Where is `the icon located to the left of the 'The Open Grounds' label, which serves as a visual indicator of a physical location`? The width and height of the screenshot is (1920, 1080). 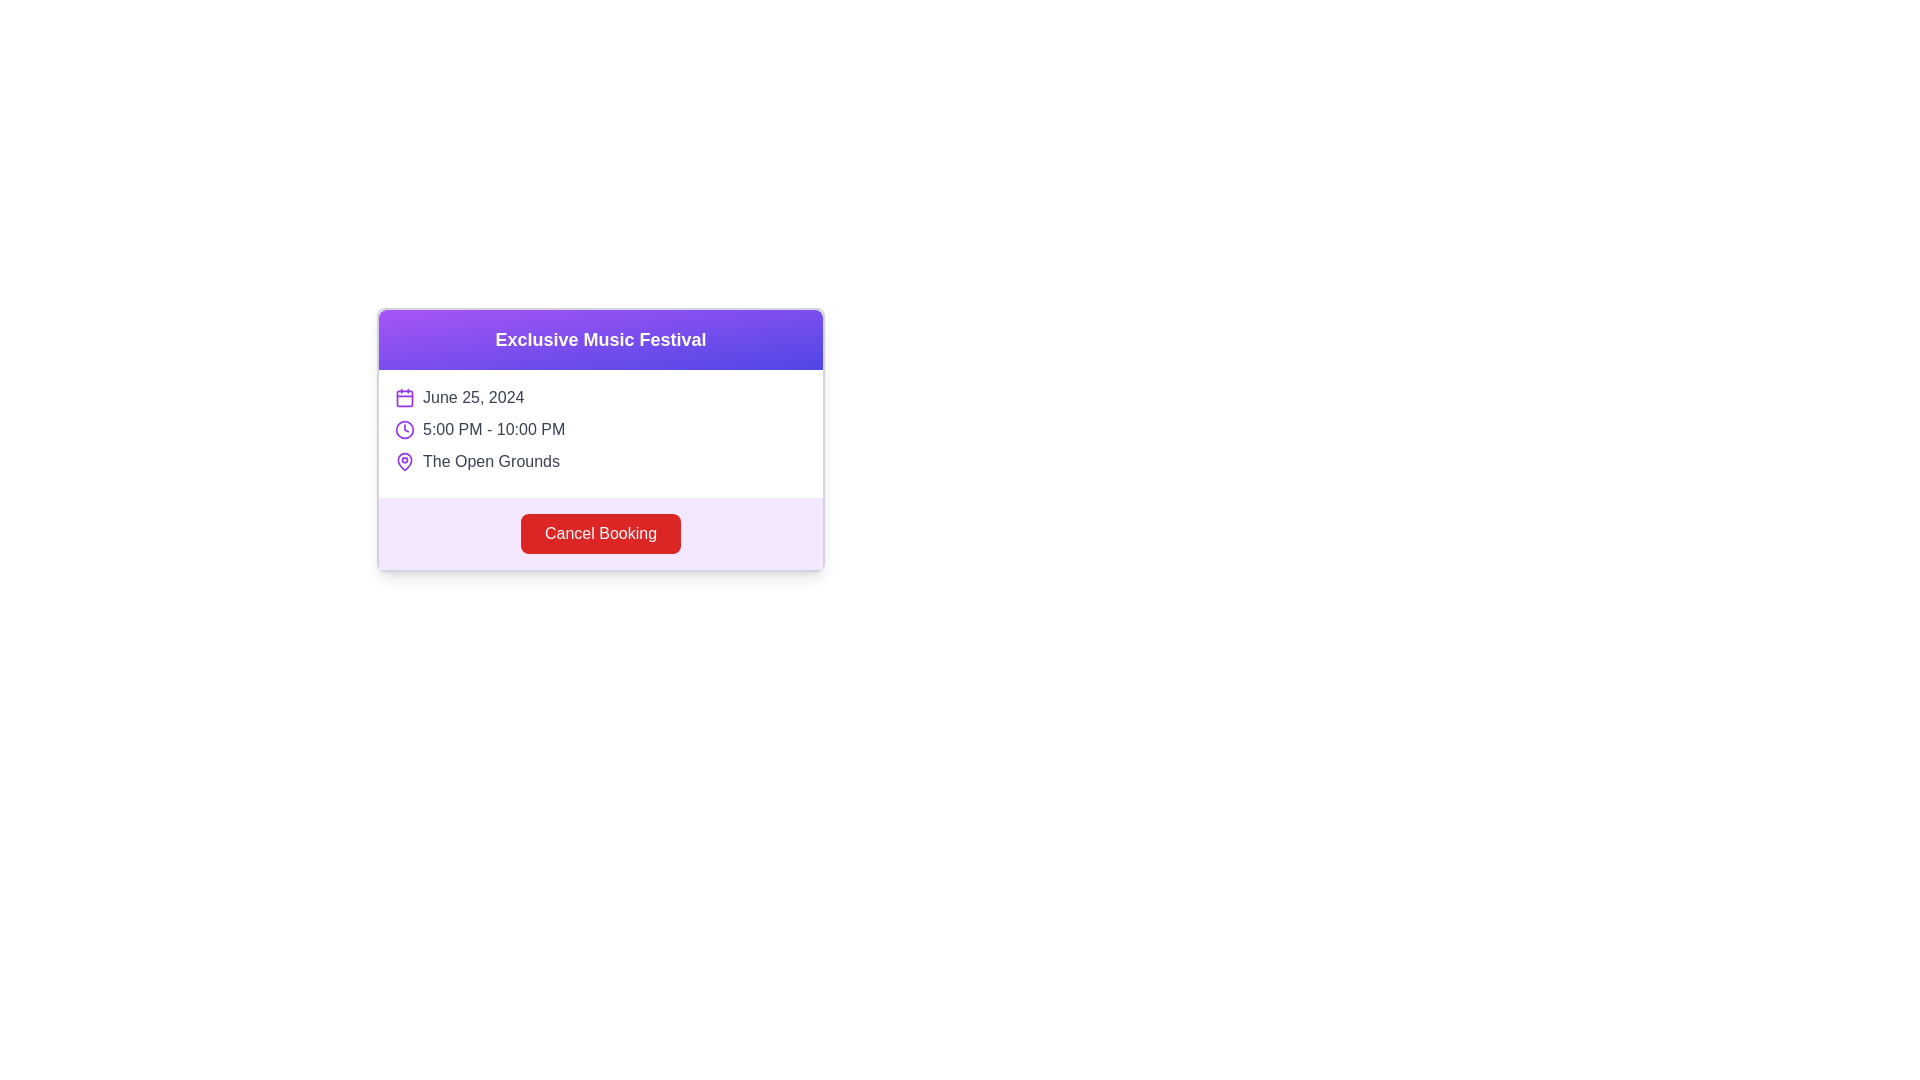 the icon located to the left of the 'The Open Grounds' label, which serves as a visual indicator of a physical location is located at coordinates (403, 462).